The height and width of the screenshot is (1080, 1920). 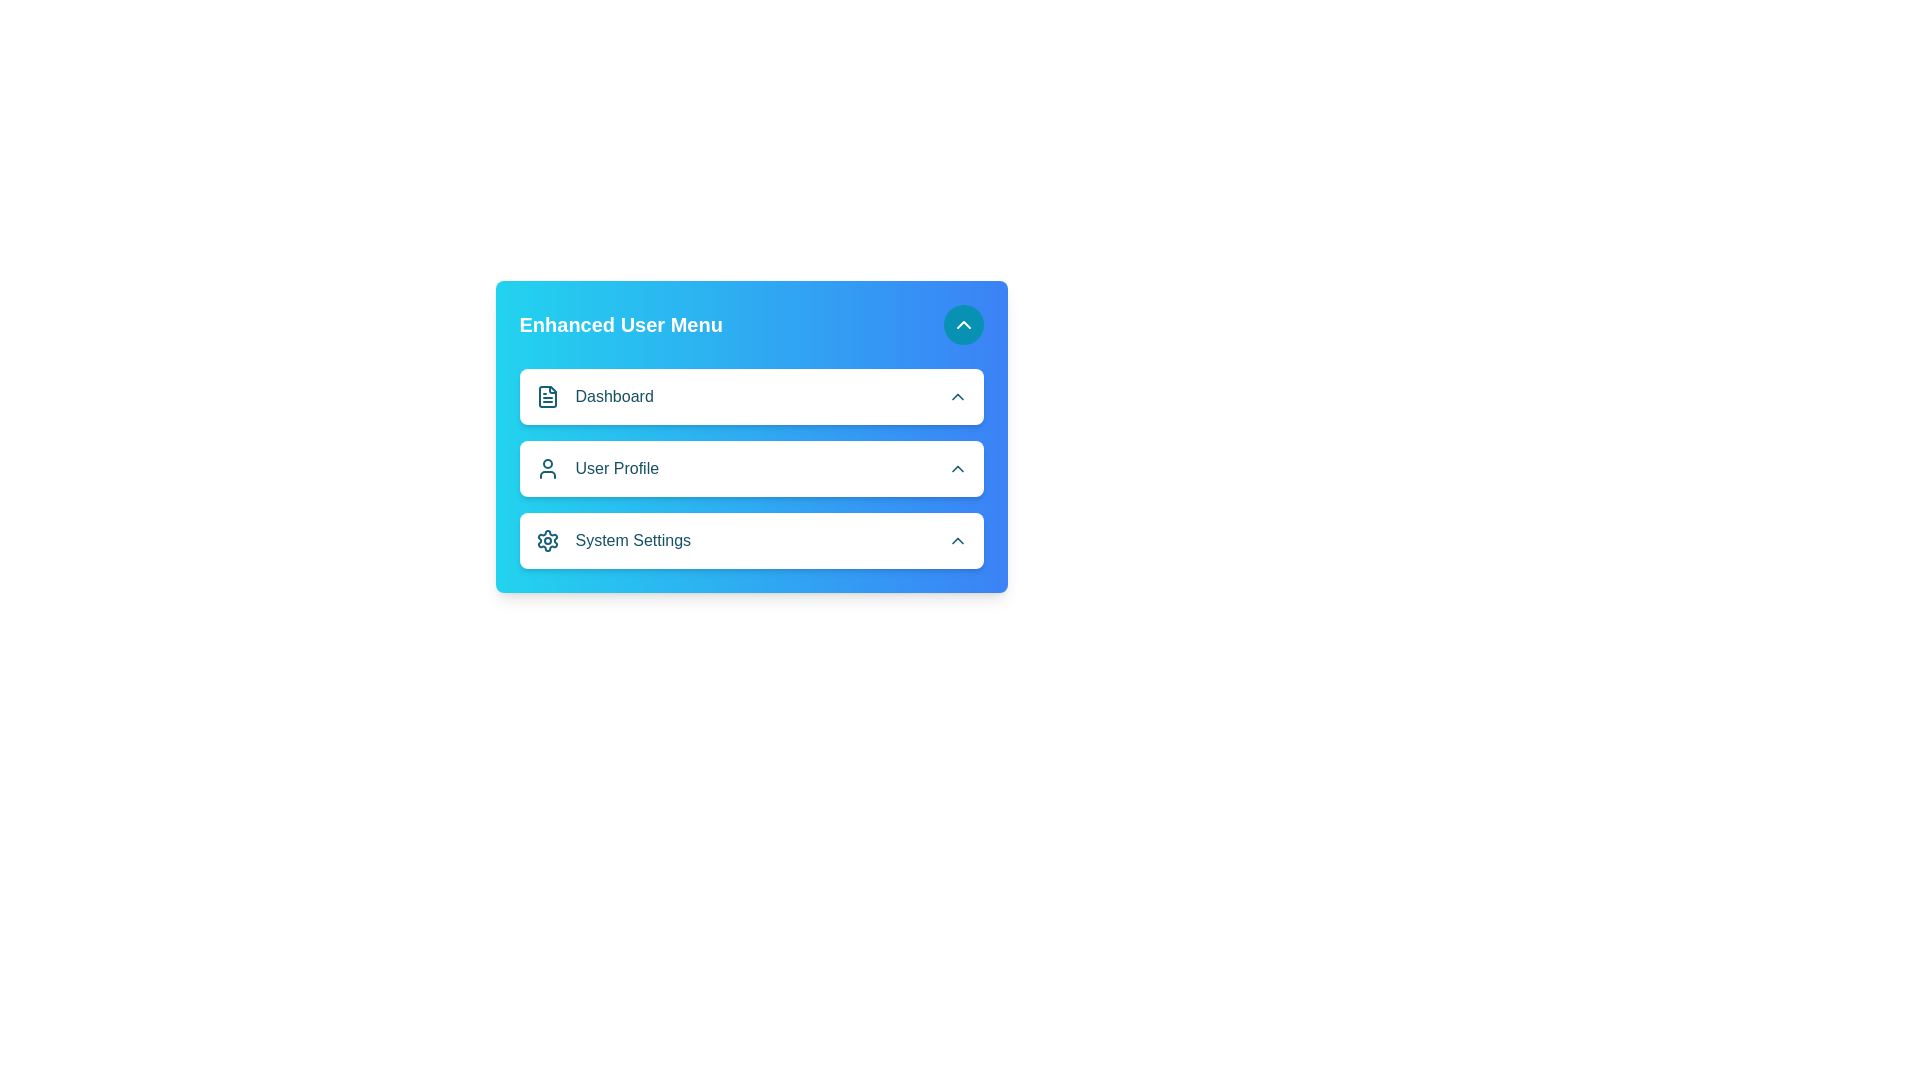 I want to click on the 'System Settings' icon, which is the first element in the horizontal group structure to the left of the text label 'System Settings' in the 'Enhanced User Menu', so click(x=547, y=540).